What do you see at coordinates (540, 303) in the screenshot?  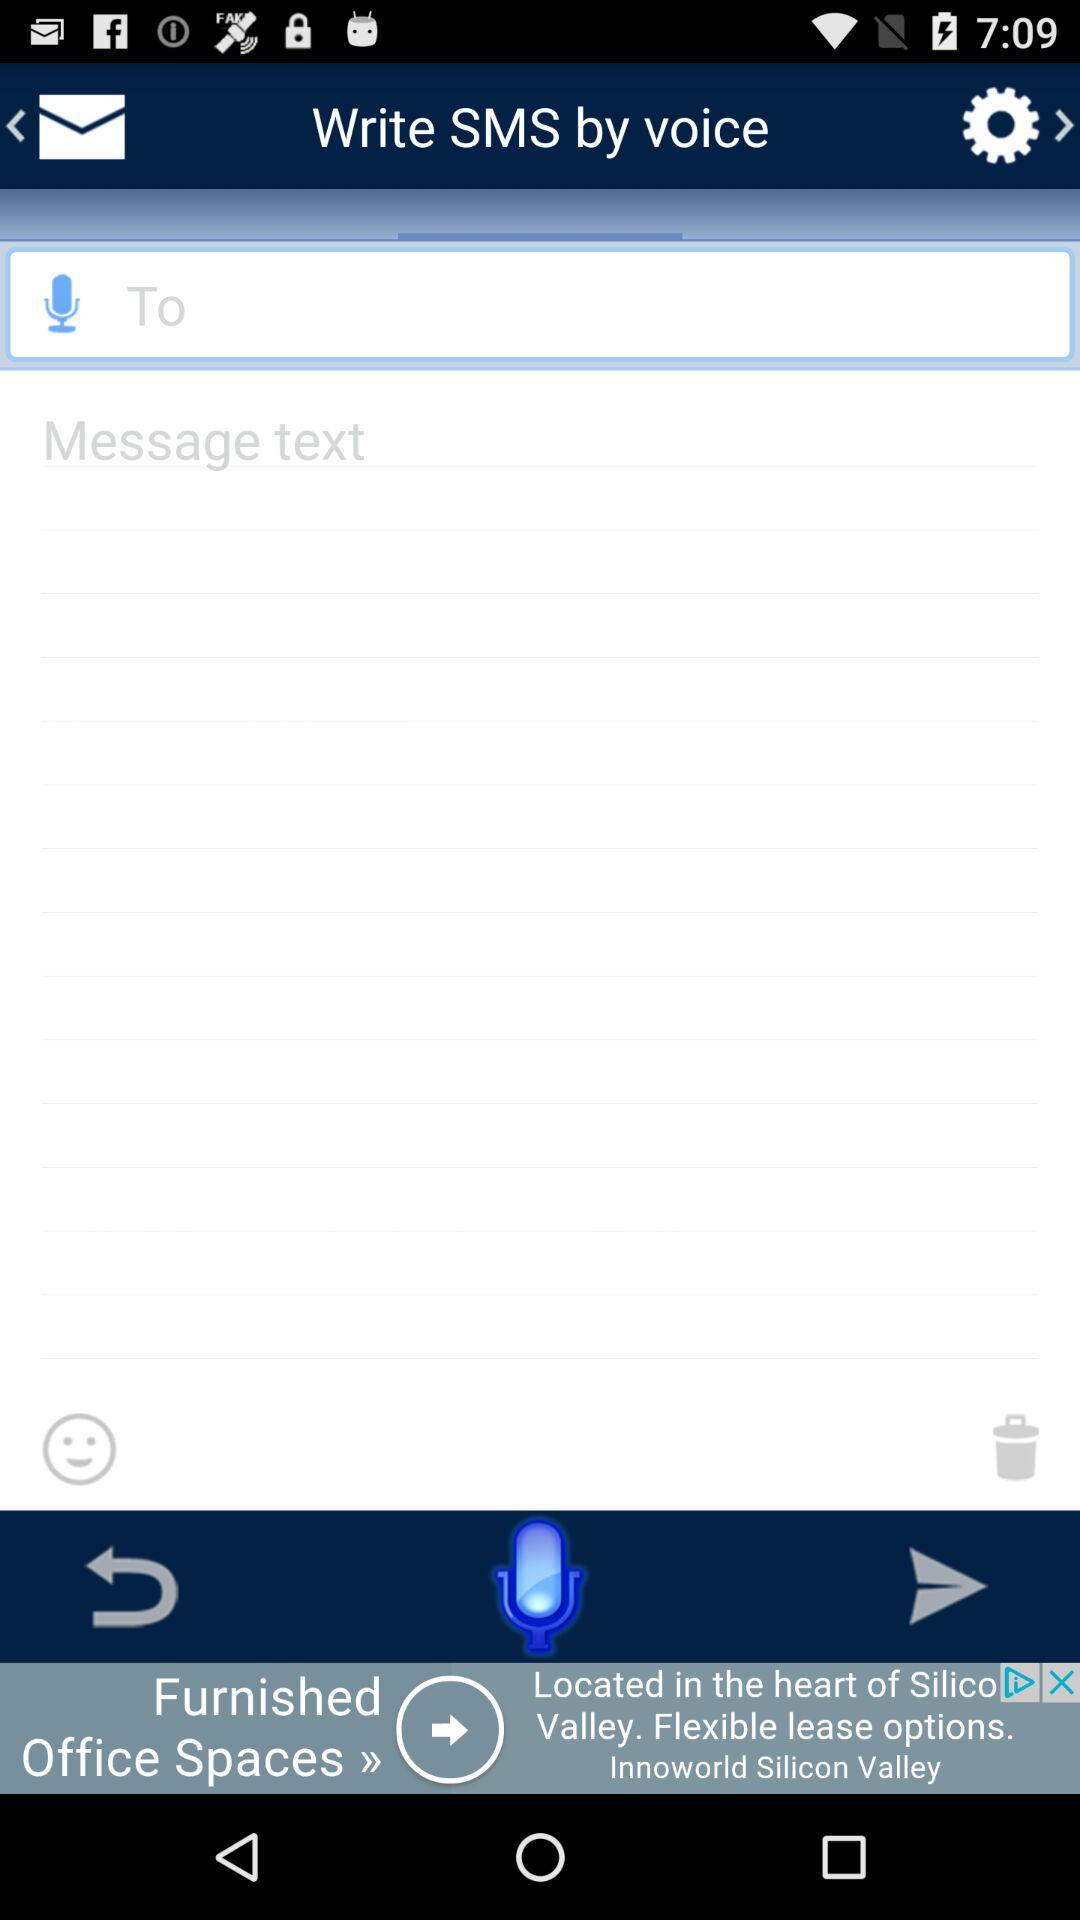 I see `go back` at bounding box center [540, 303].